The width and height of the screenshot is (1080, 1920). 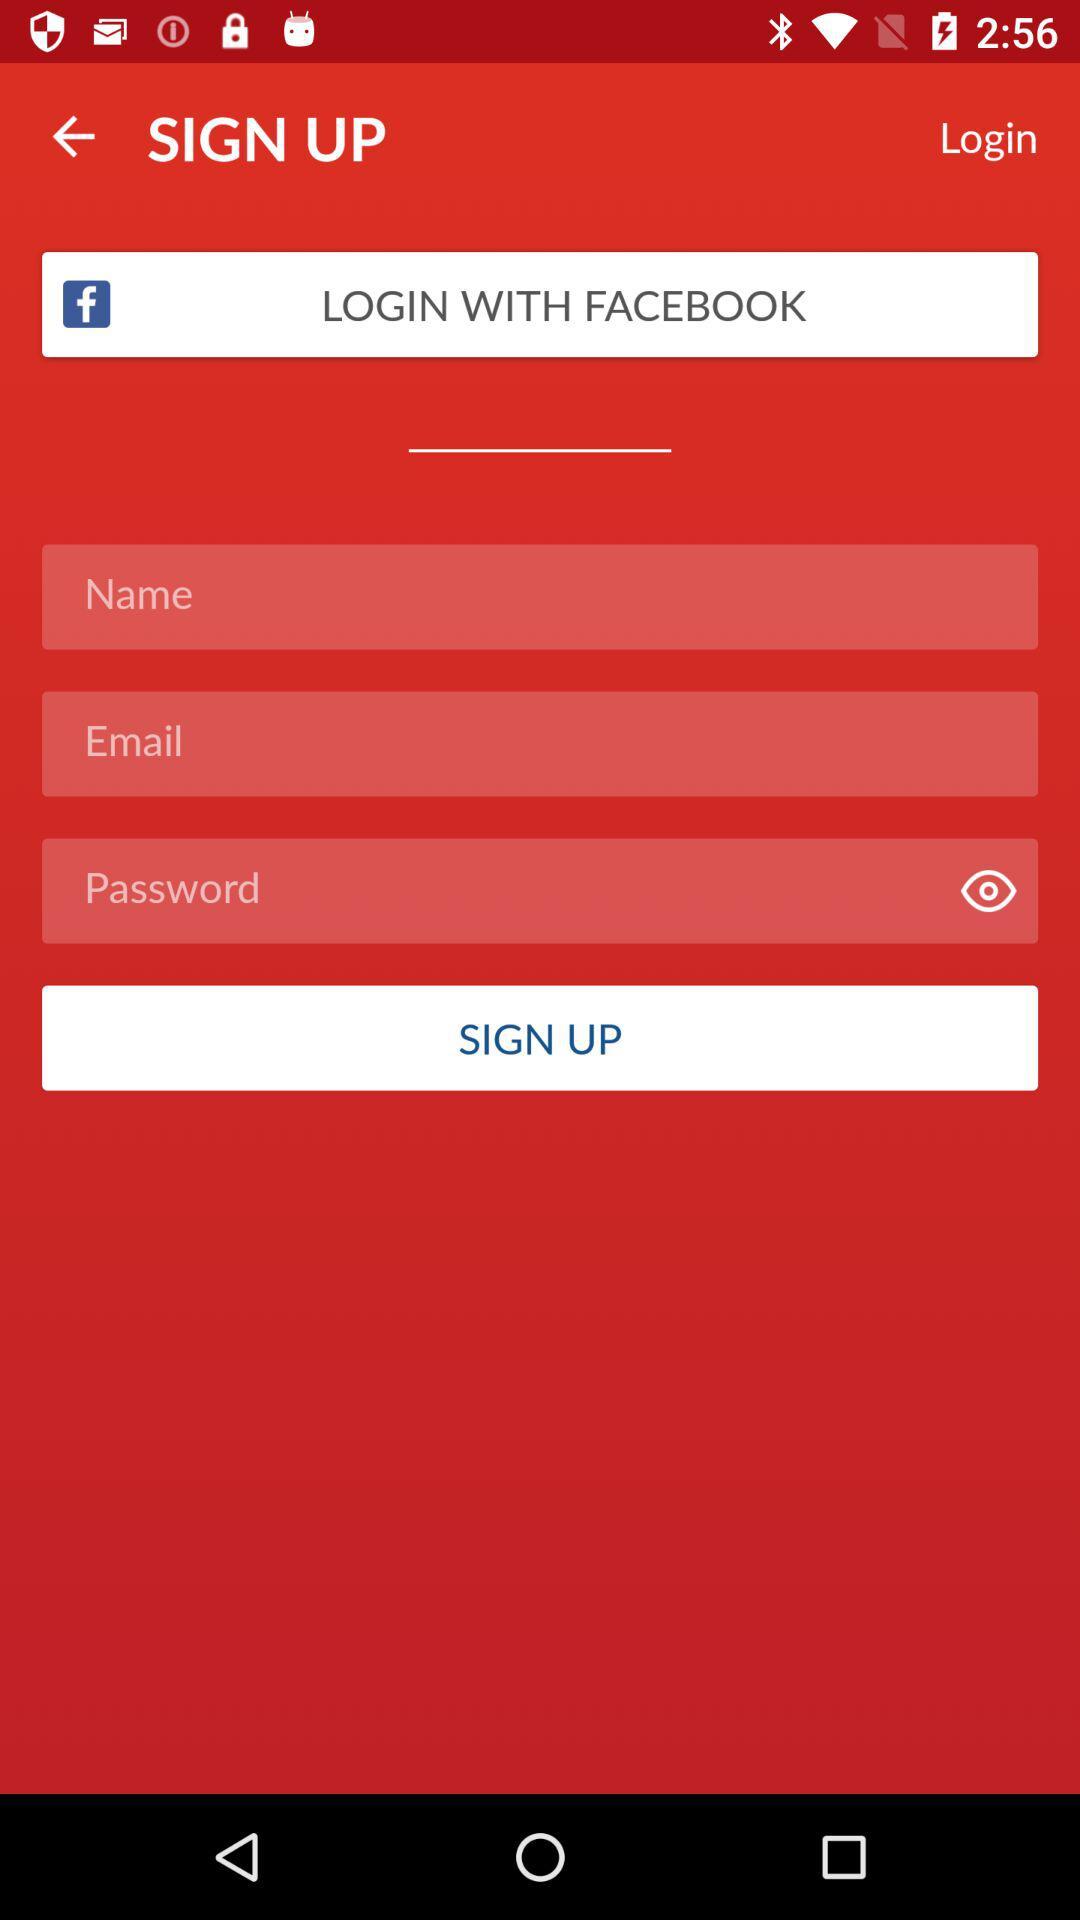 What do you see at coordinates (540, 303) in the screenshot?
I see `login with facebook item` at bounding box center [540, 303].